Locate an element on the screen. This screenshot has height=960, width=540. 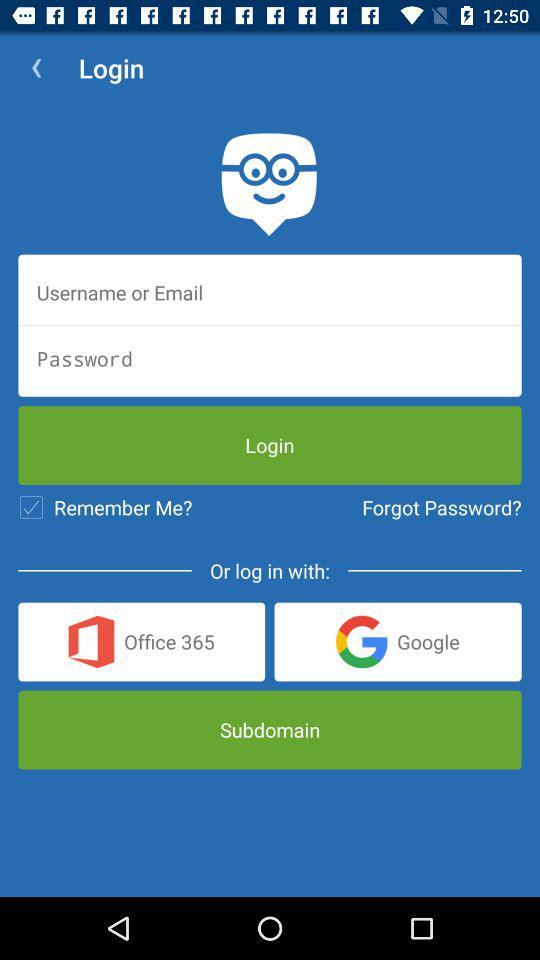
the item next to the login icon is located at coordinates (36, 68).